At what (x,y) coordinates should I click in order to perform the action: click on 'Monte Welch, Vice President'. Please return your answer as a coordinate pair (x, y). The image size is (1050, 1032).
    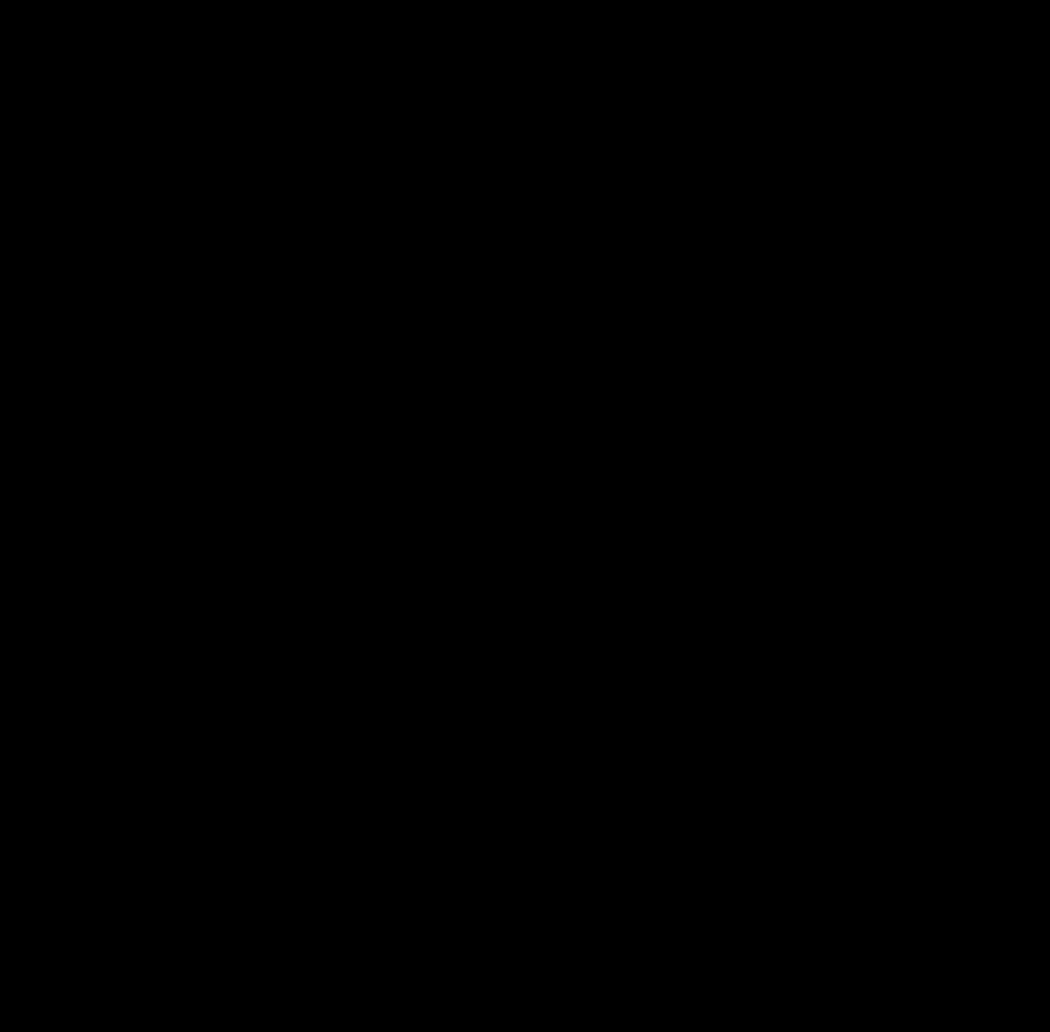
    Looking at the image, I should click on (332, 353).